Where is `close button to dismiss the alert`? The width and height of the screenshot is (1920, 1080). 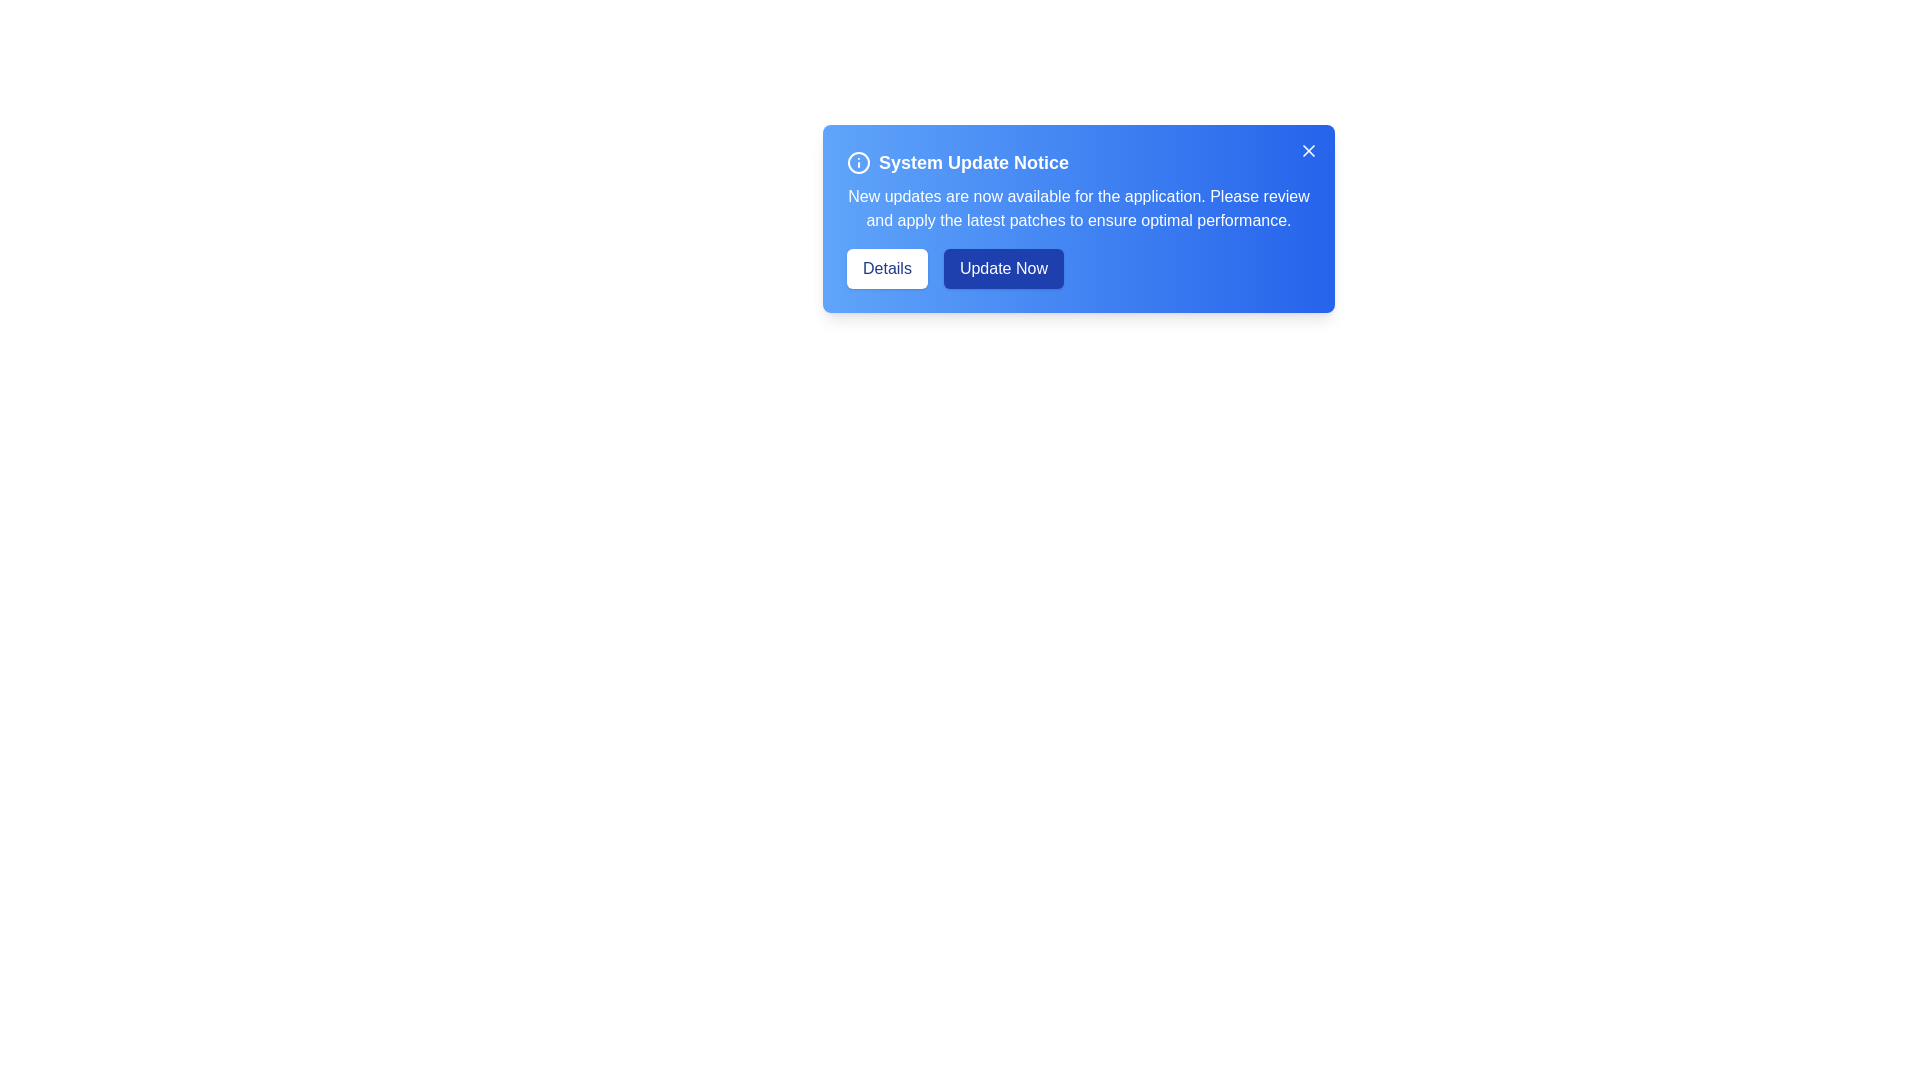
close button to dismiss the alert is located at coordinates (1309, 149).